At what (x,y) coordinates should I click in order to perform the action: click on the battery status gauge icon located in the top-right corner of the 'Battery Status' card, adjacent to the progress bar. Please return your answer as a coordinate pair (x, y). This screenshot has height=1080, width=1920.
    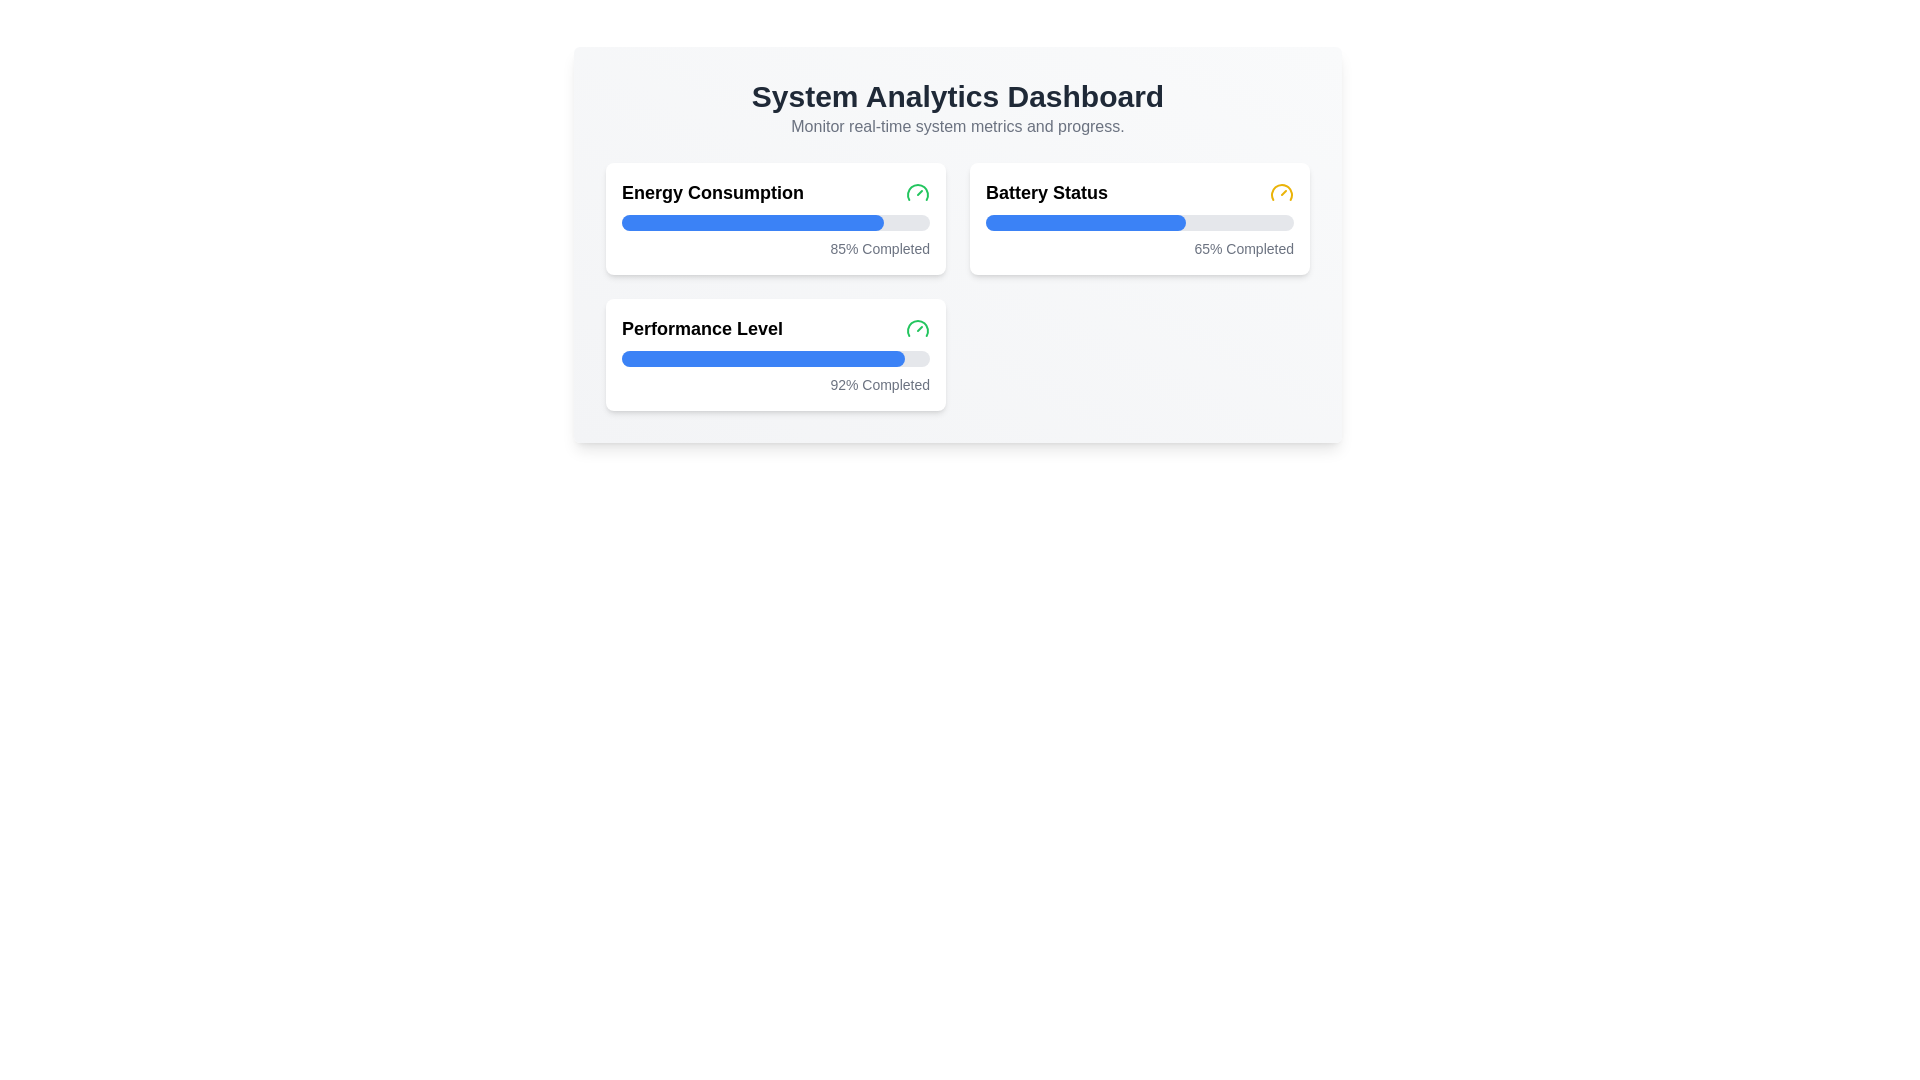
    Looking at the image, I should click on (1281, 192).